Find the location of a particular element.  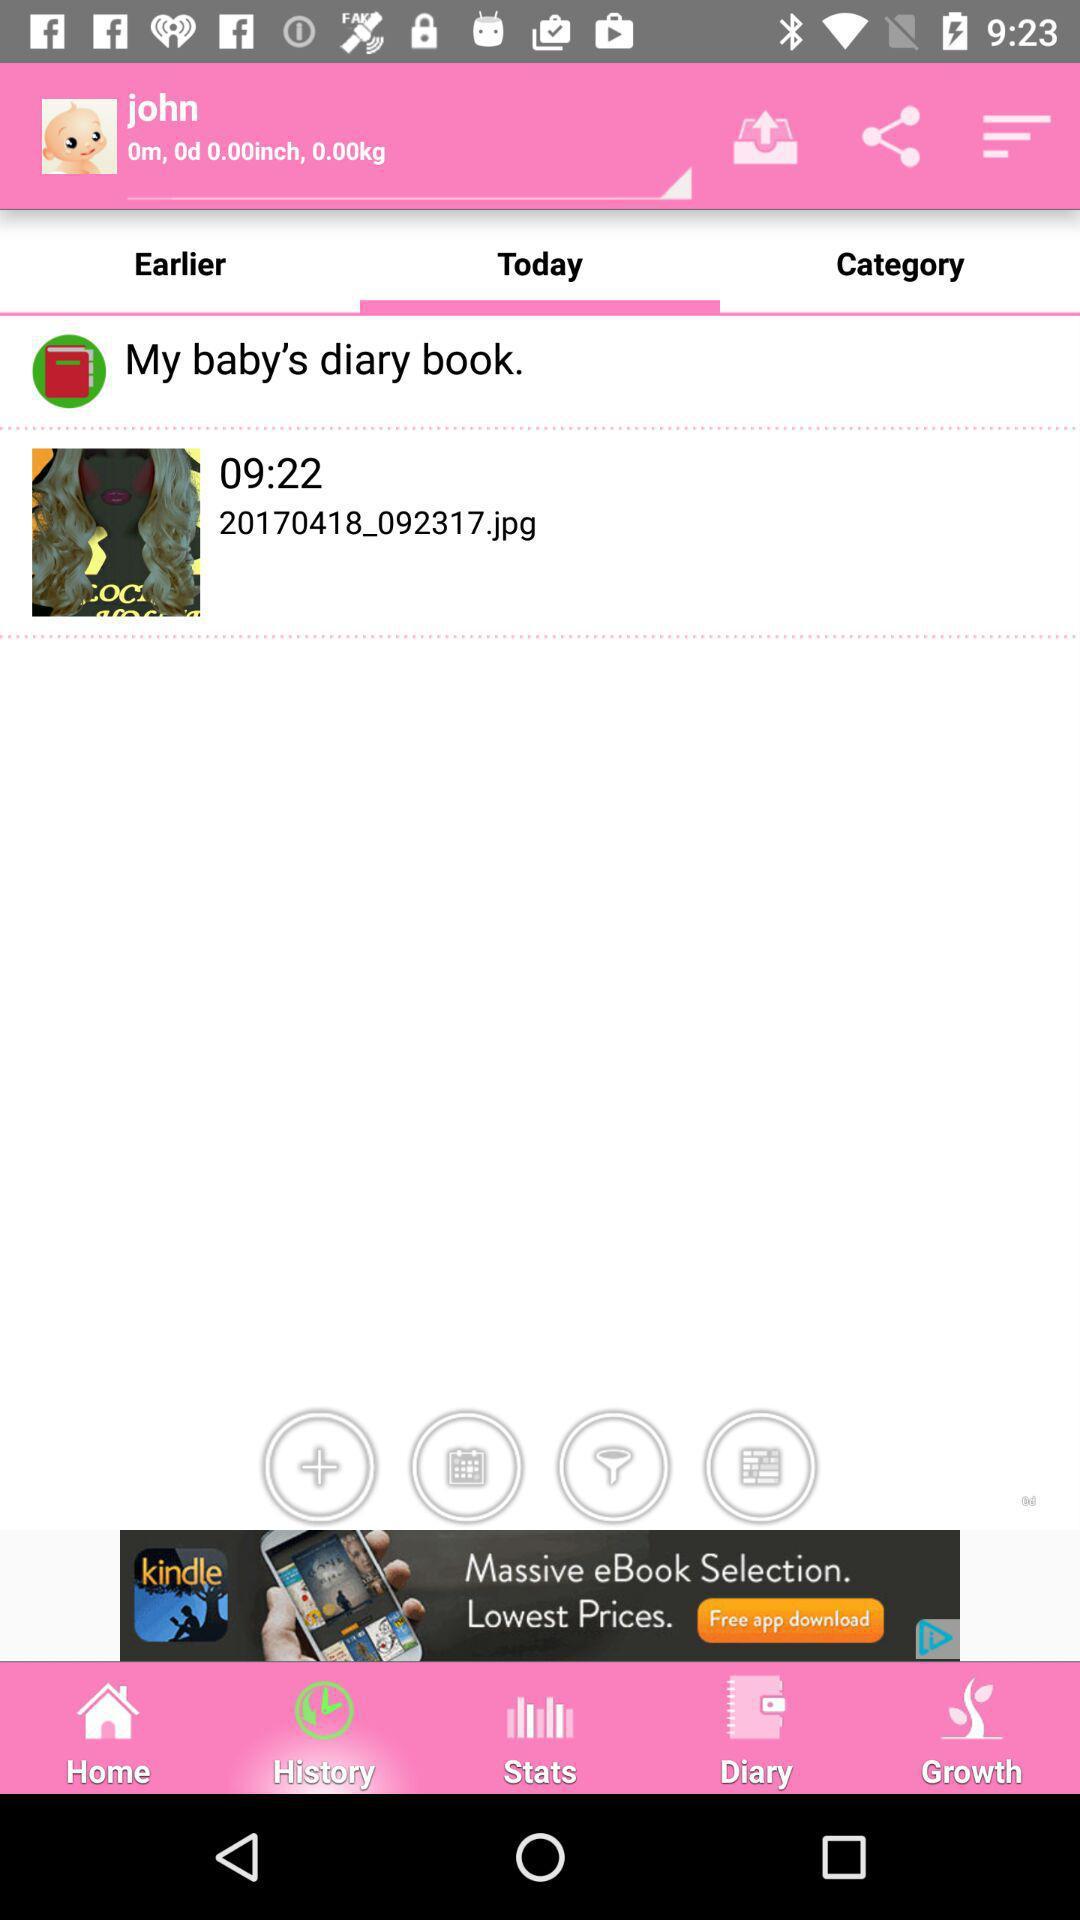

diary book to playlist is located at coordinates (466, 1467).